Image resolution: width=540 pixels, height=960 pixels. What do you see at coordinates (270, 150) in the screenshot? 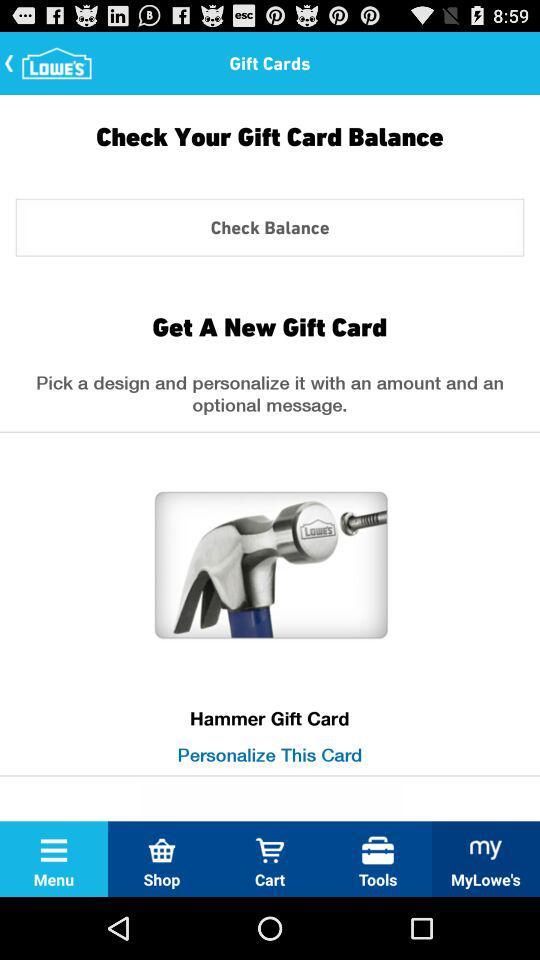
I see `icon above the check balance item` at bounding box center [270, 150].